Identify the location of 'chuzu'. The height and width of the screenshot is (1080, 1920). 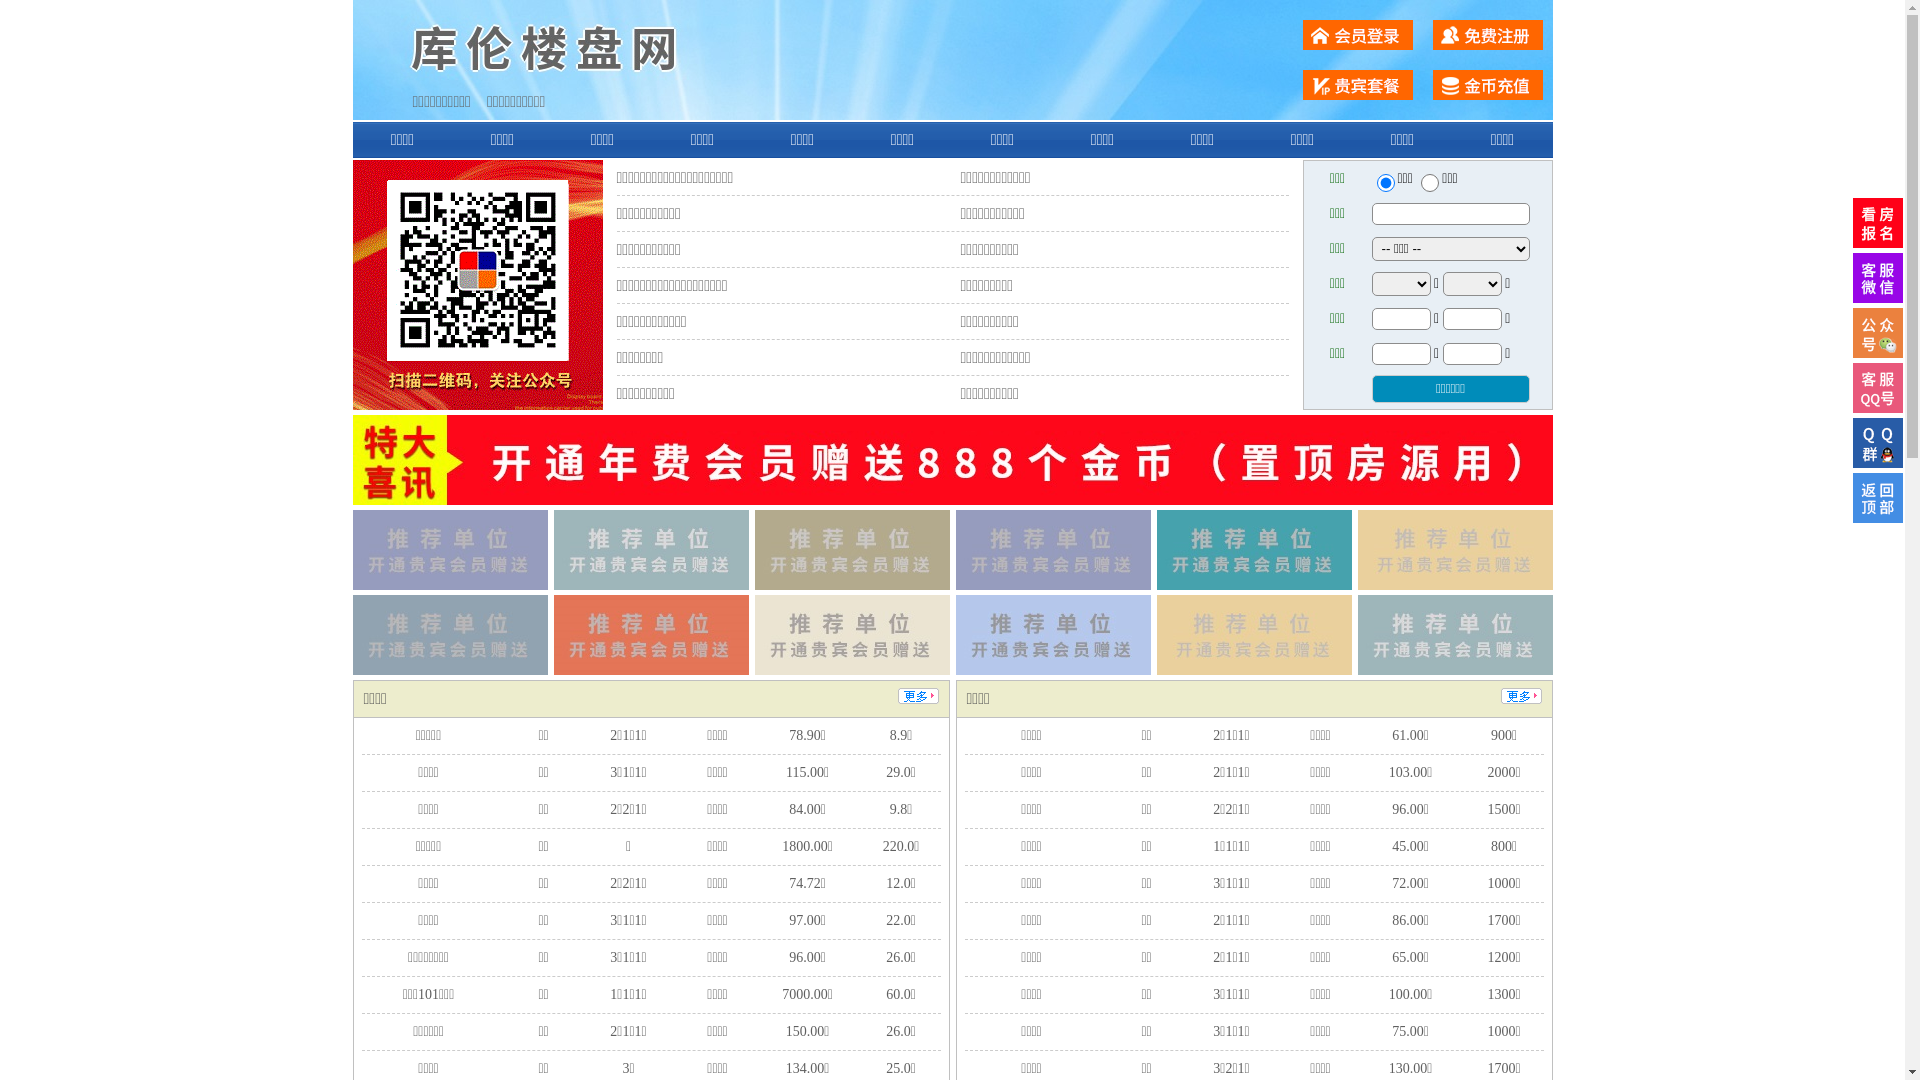
(1429, 182).